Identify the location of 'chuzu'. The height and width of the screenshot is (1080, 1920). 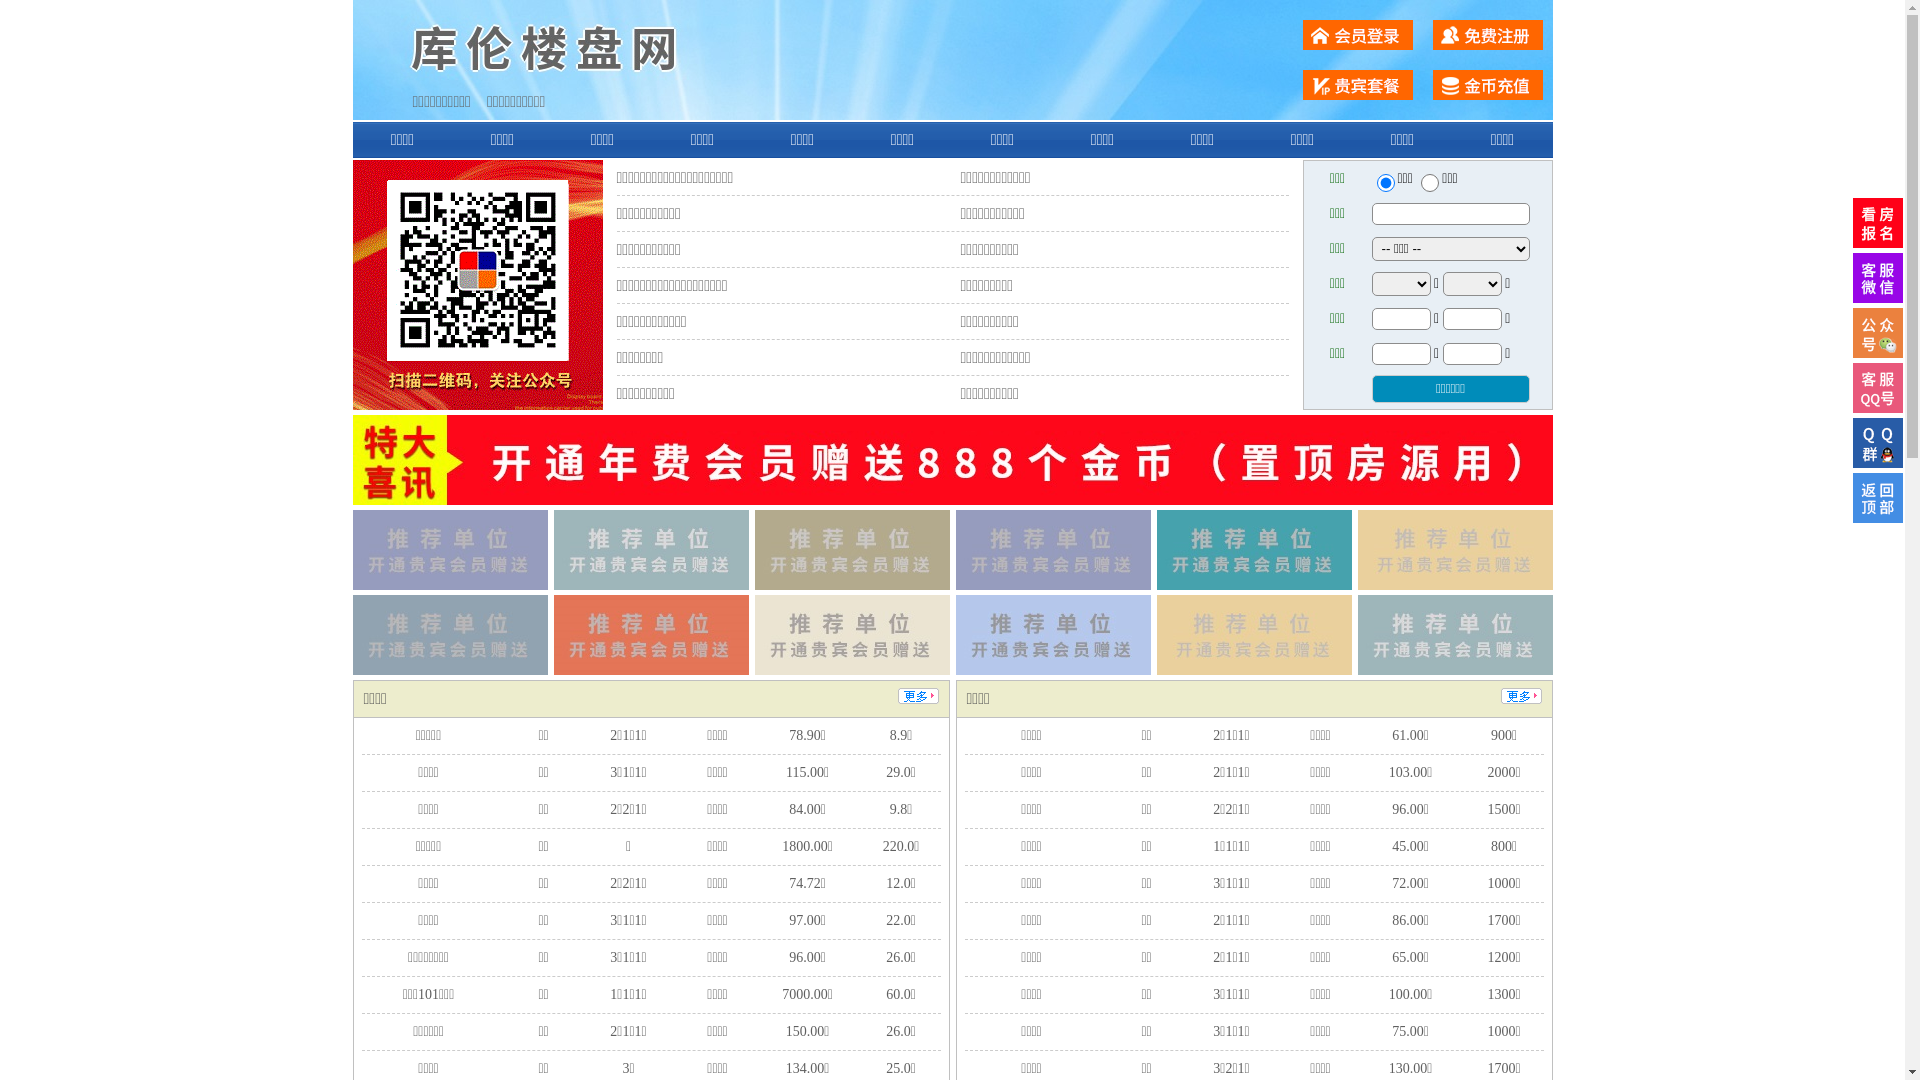
(1429, 182).